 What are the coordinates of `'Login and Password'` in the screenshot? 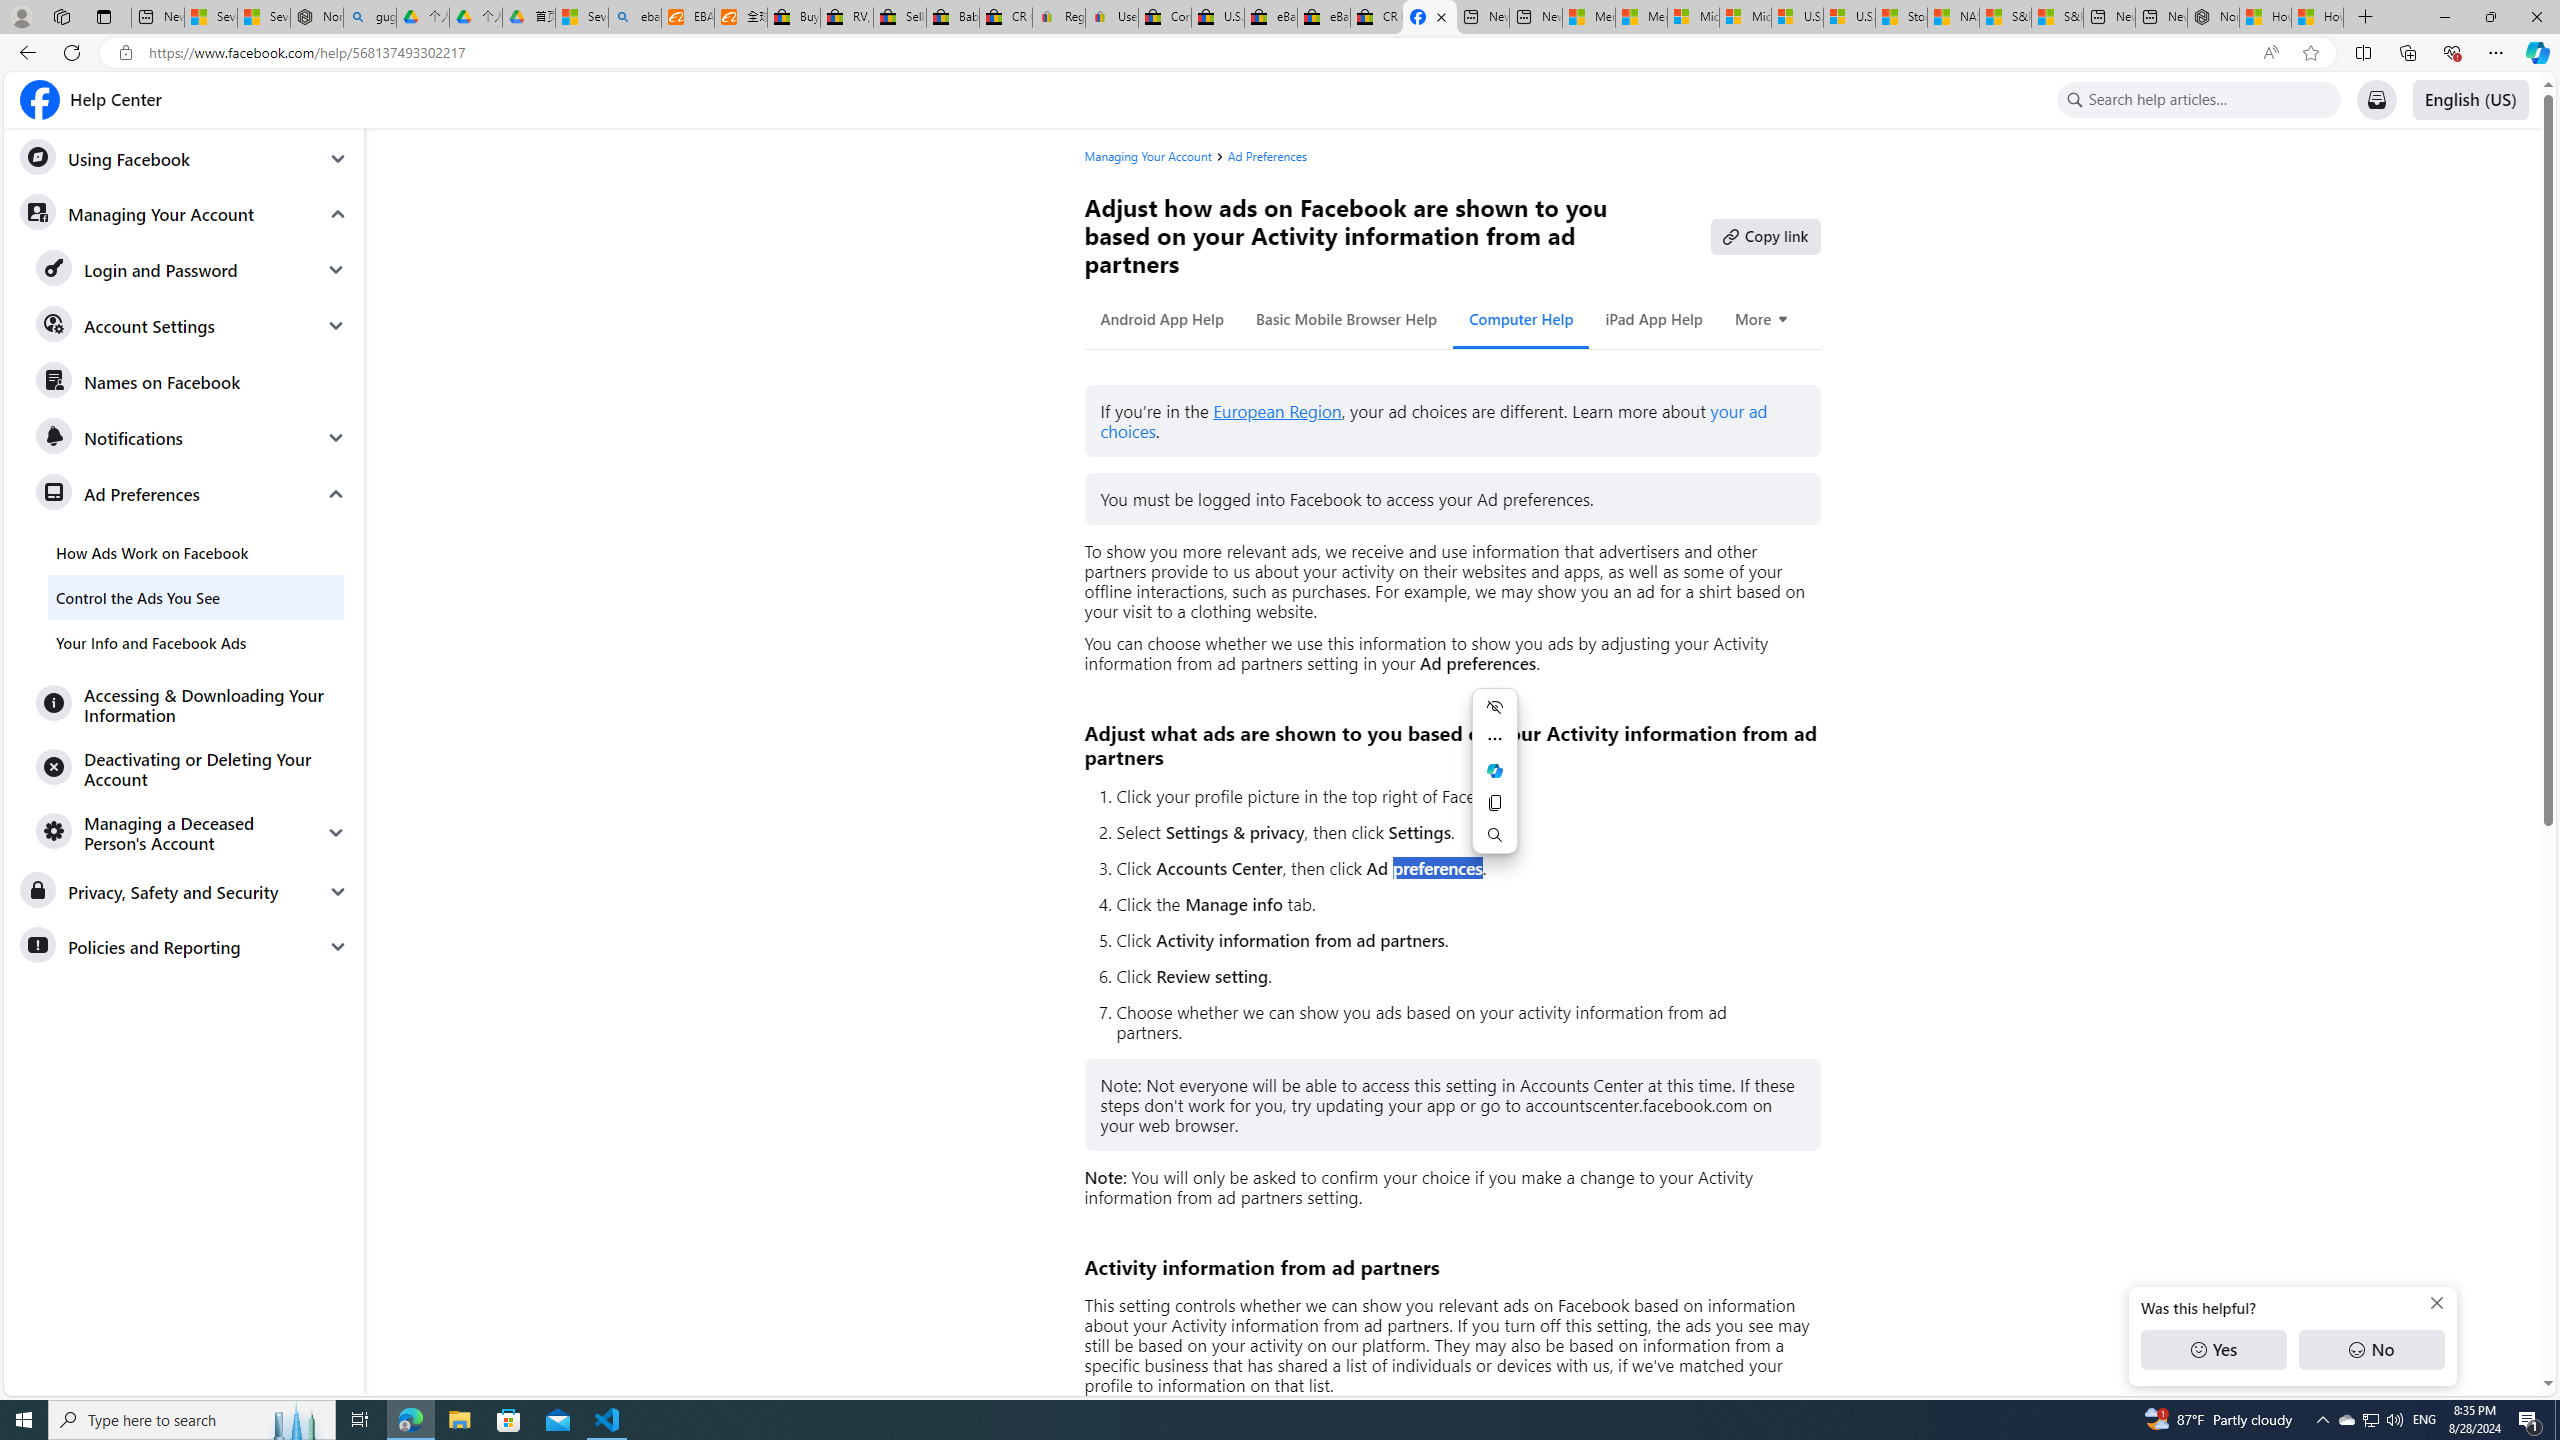 It's located at (191, 269).